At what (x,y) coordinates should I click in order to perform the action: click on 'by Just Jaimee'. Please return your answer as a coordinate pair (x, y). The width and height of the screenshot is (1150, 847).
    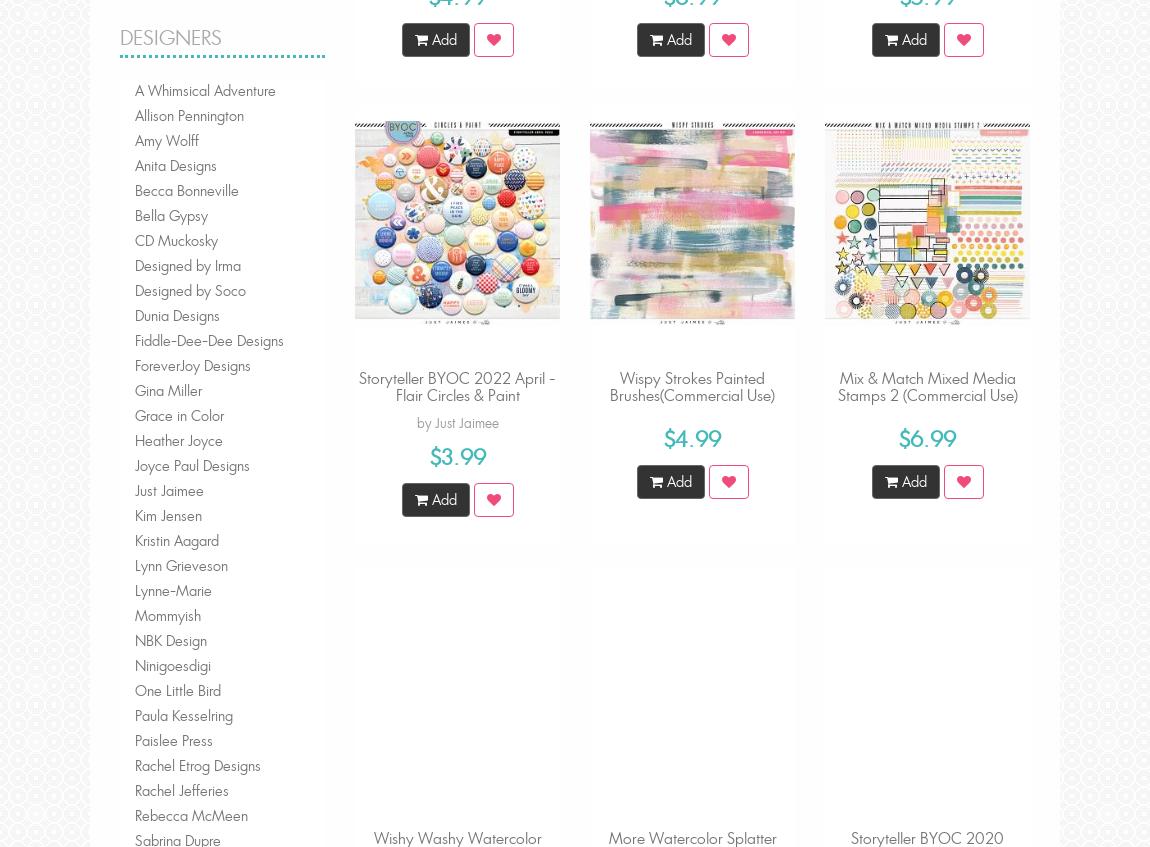
    Looking at the image, I should click on (457, 421).